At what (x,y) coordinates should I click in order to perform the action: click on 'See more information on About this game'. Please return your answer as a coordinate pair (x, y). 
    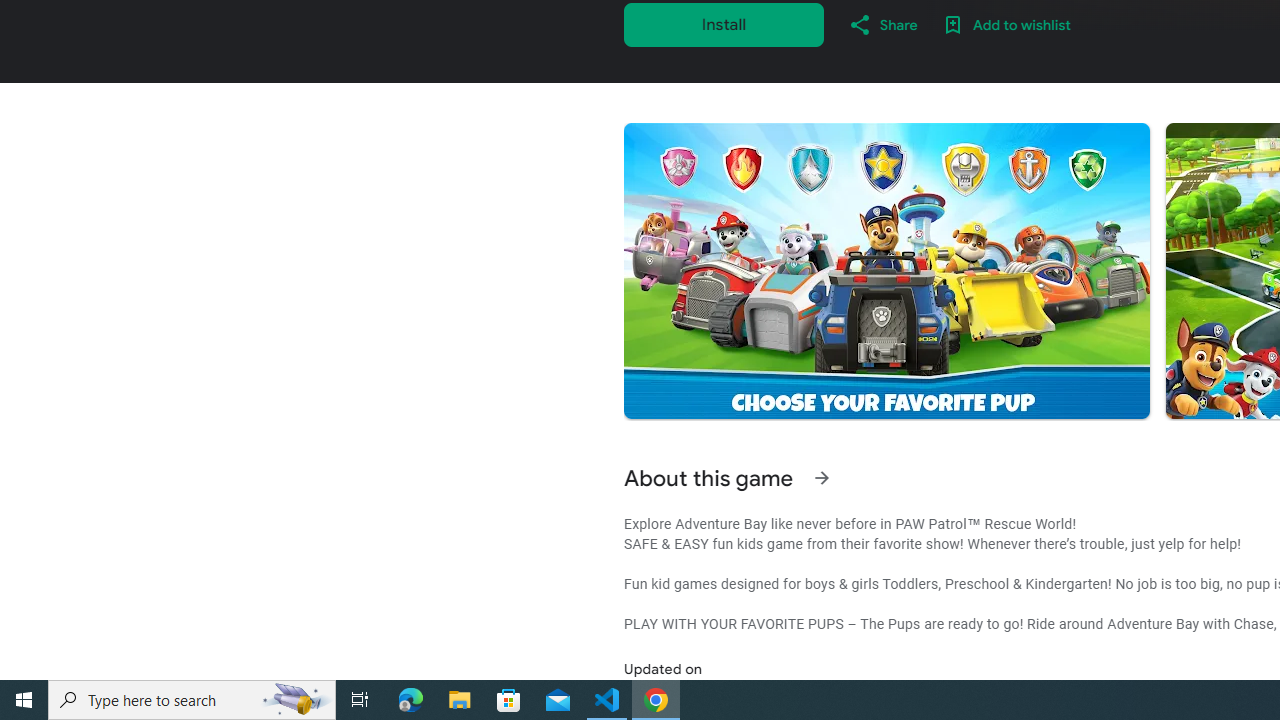
    Looking at the image, I should click on (821, 478).